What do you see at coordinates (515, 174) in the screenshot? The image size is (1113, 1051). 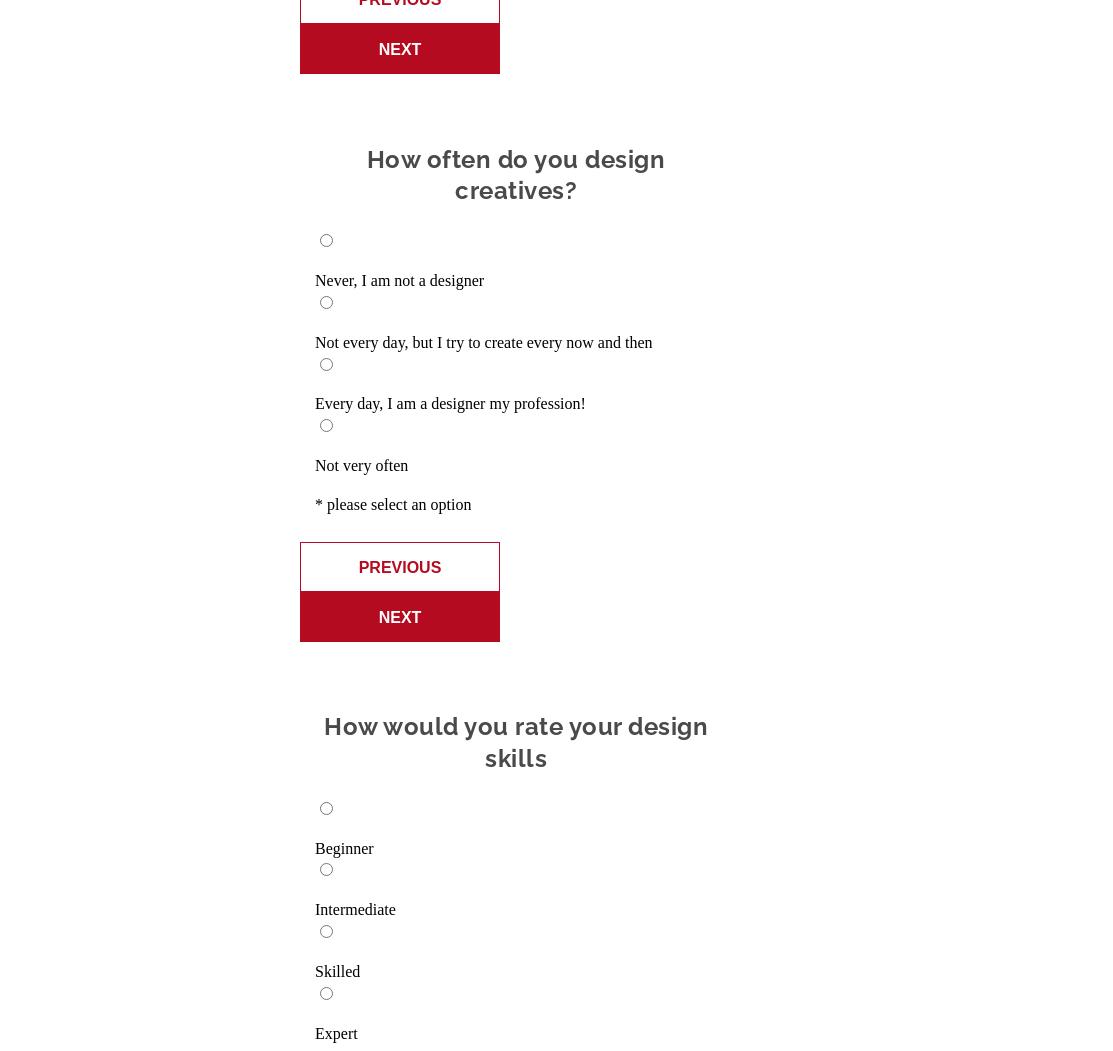 I see `'How often do you design creatives?'` at bounding box center [515, 174].